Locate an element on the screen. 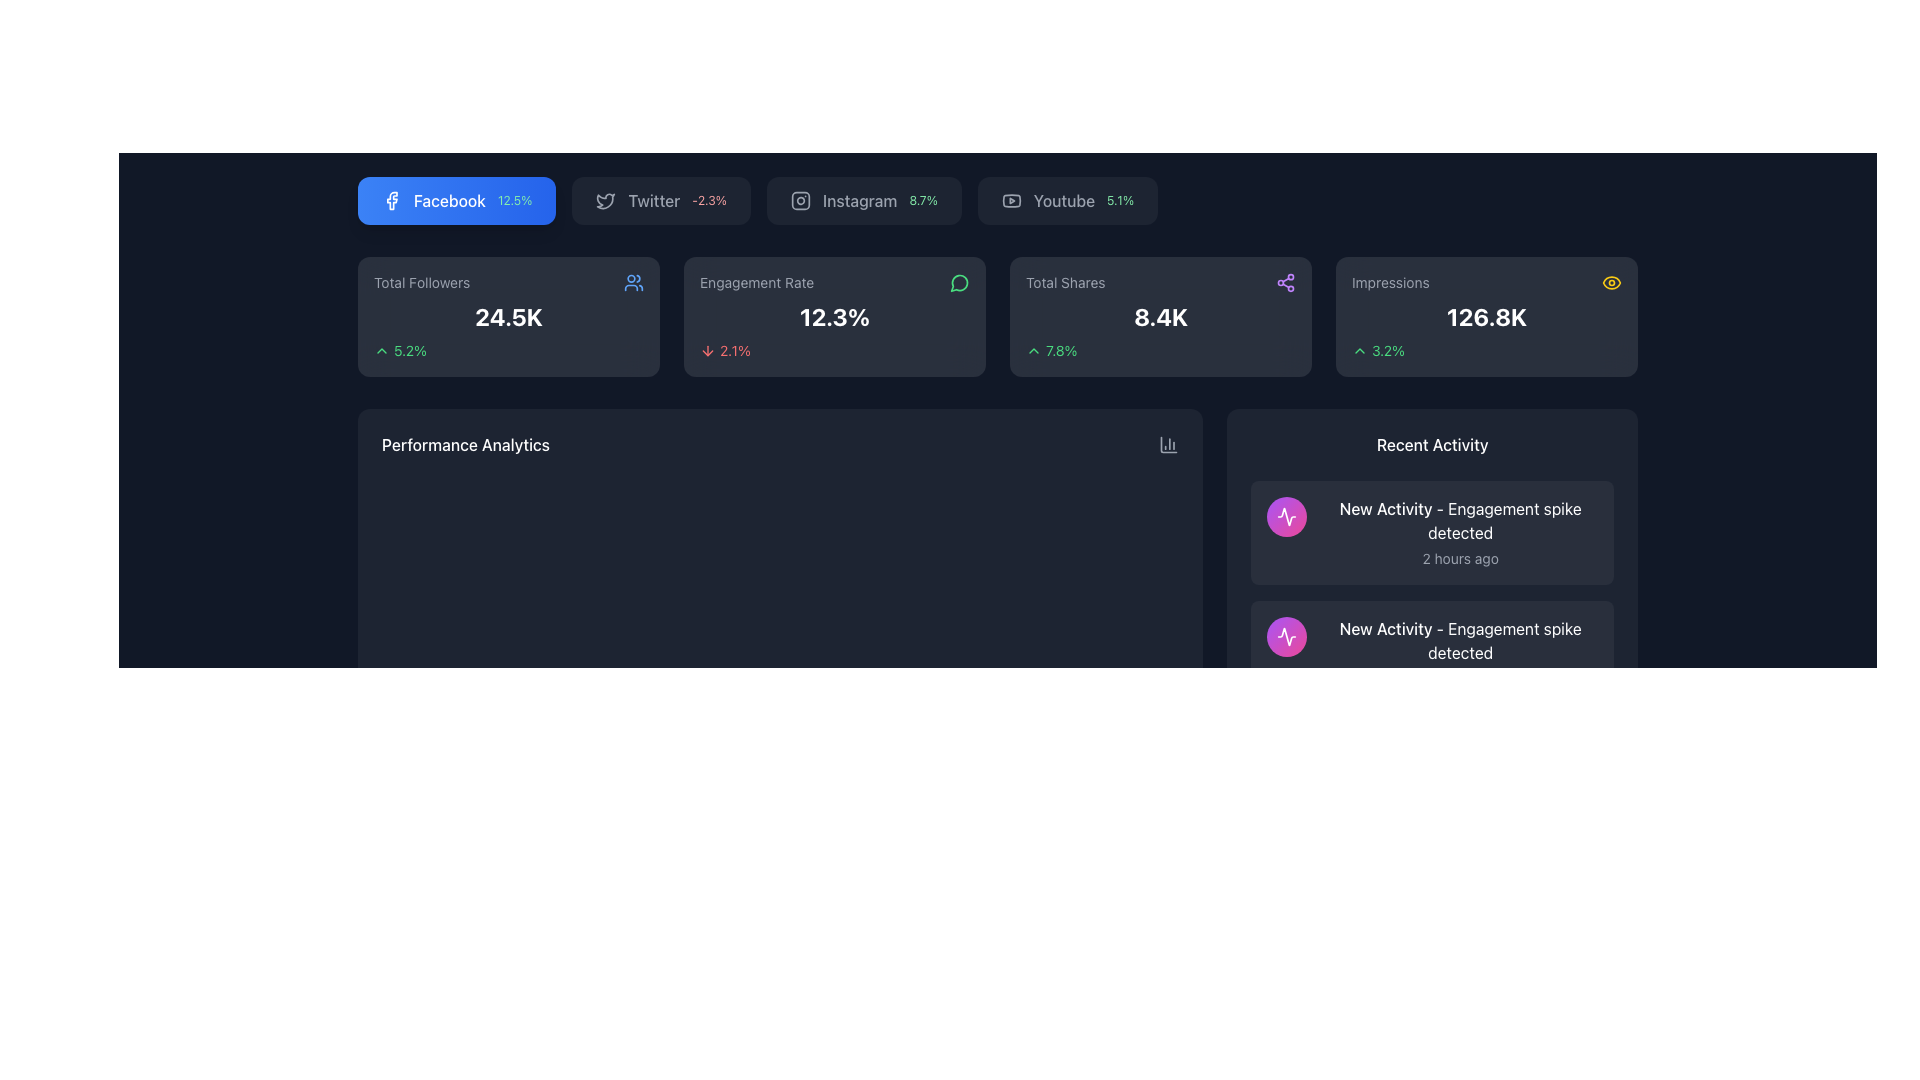 This screenshot has width=1920, height=1080. the small gray icon button depicting a column chart graph located at the top right corner of the 'Performance Analytics' section is located at coordinates (1169, 443).